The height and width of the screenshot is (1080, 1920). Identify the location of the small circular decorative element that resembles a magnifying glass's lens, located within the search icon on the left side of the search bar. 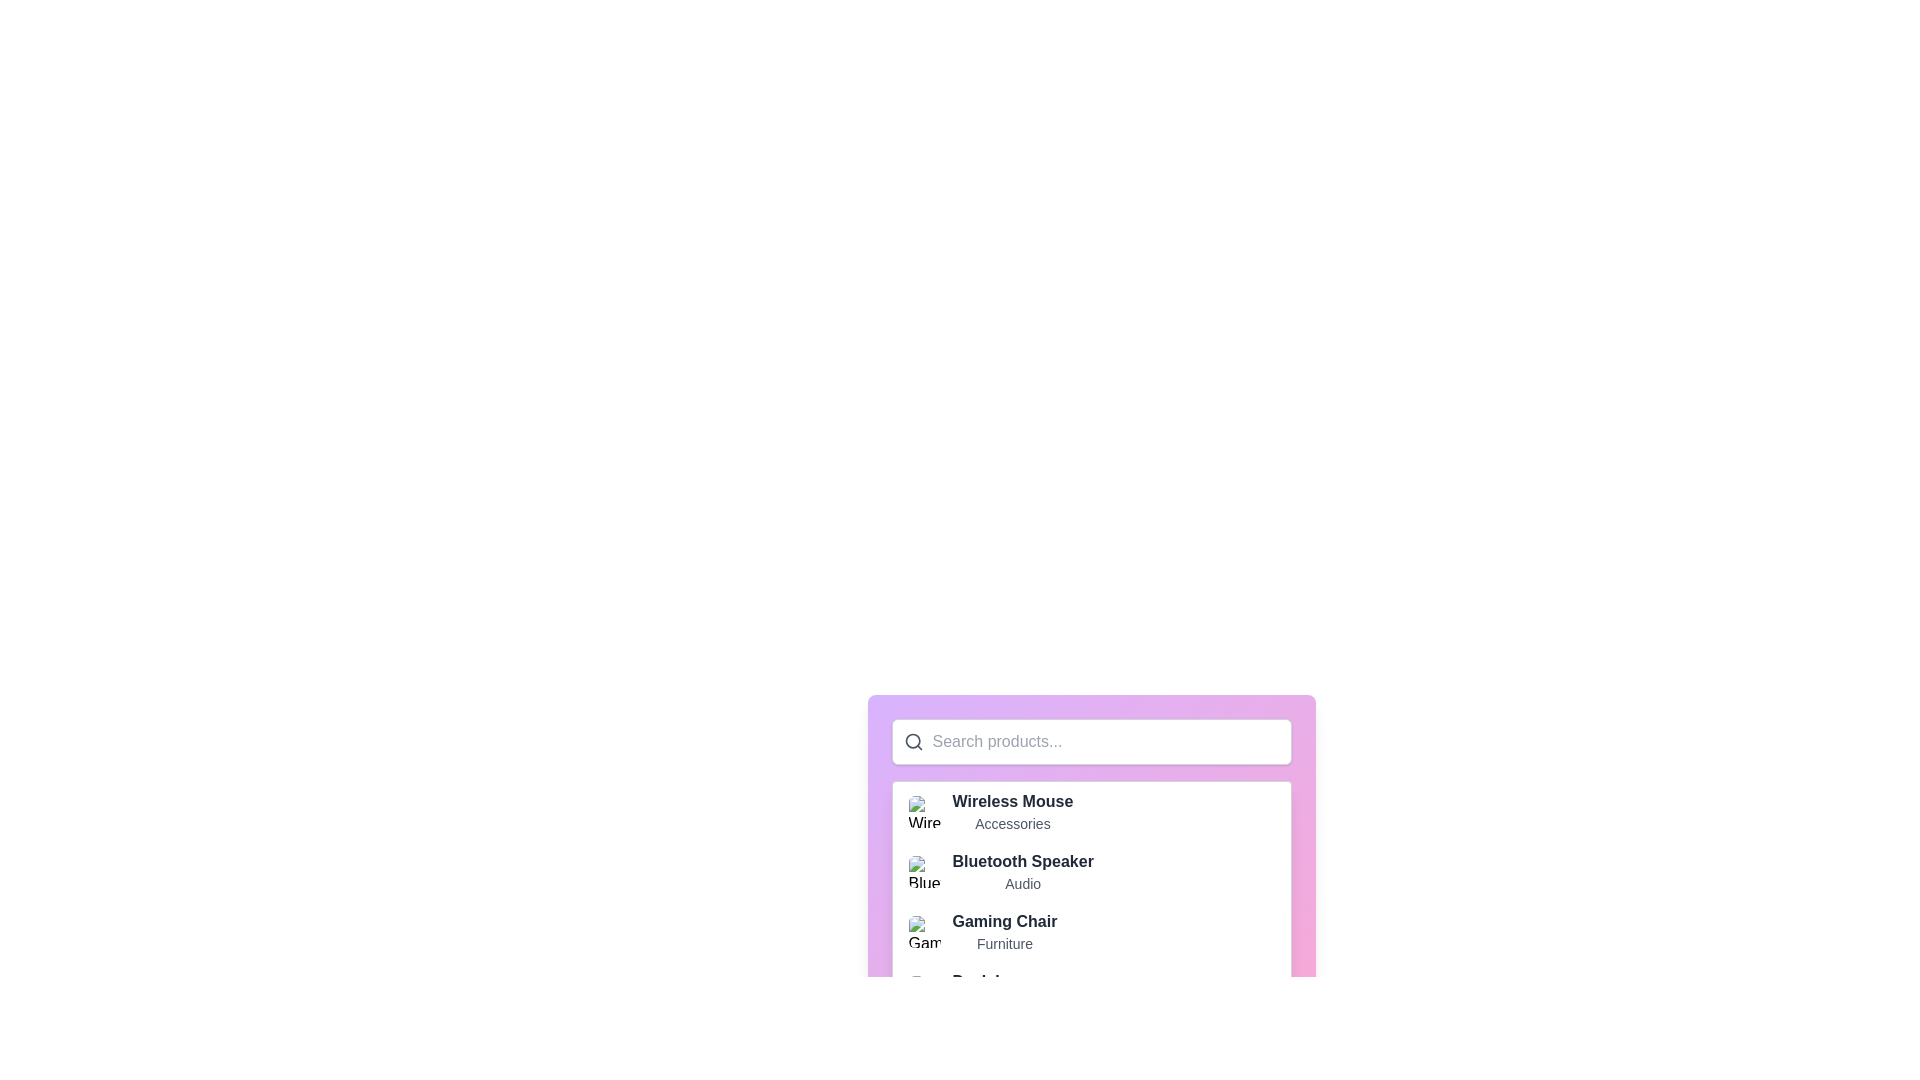
(911, 741).